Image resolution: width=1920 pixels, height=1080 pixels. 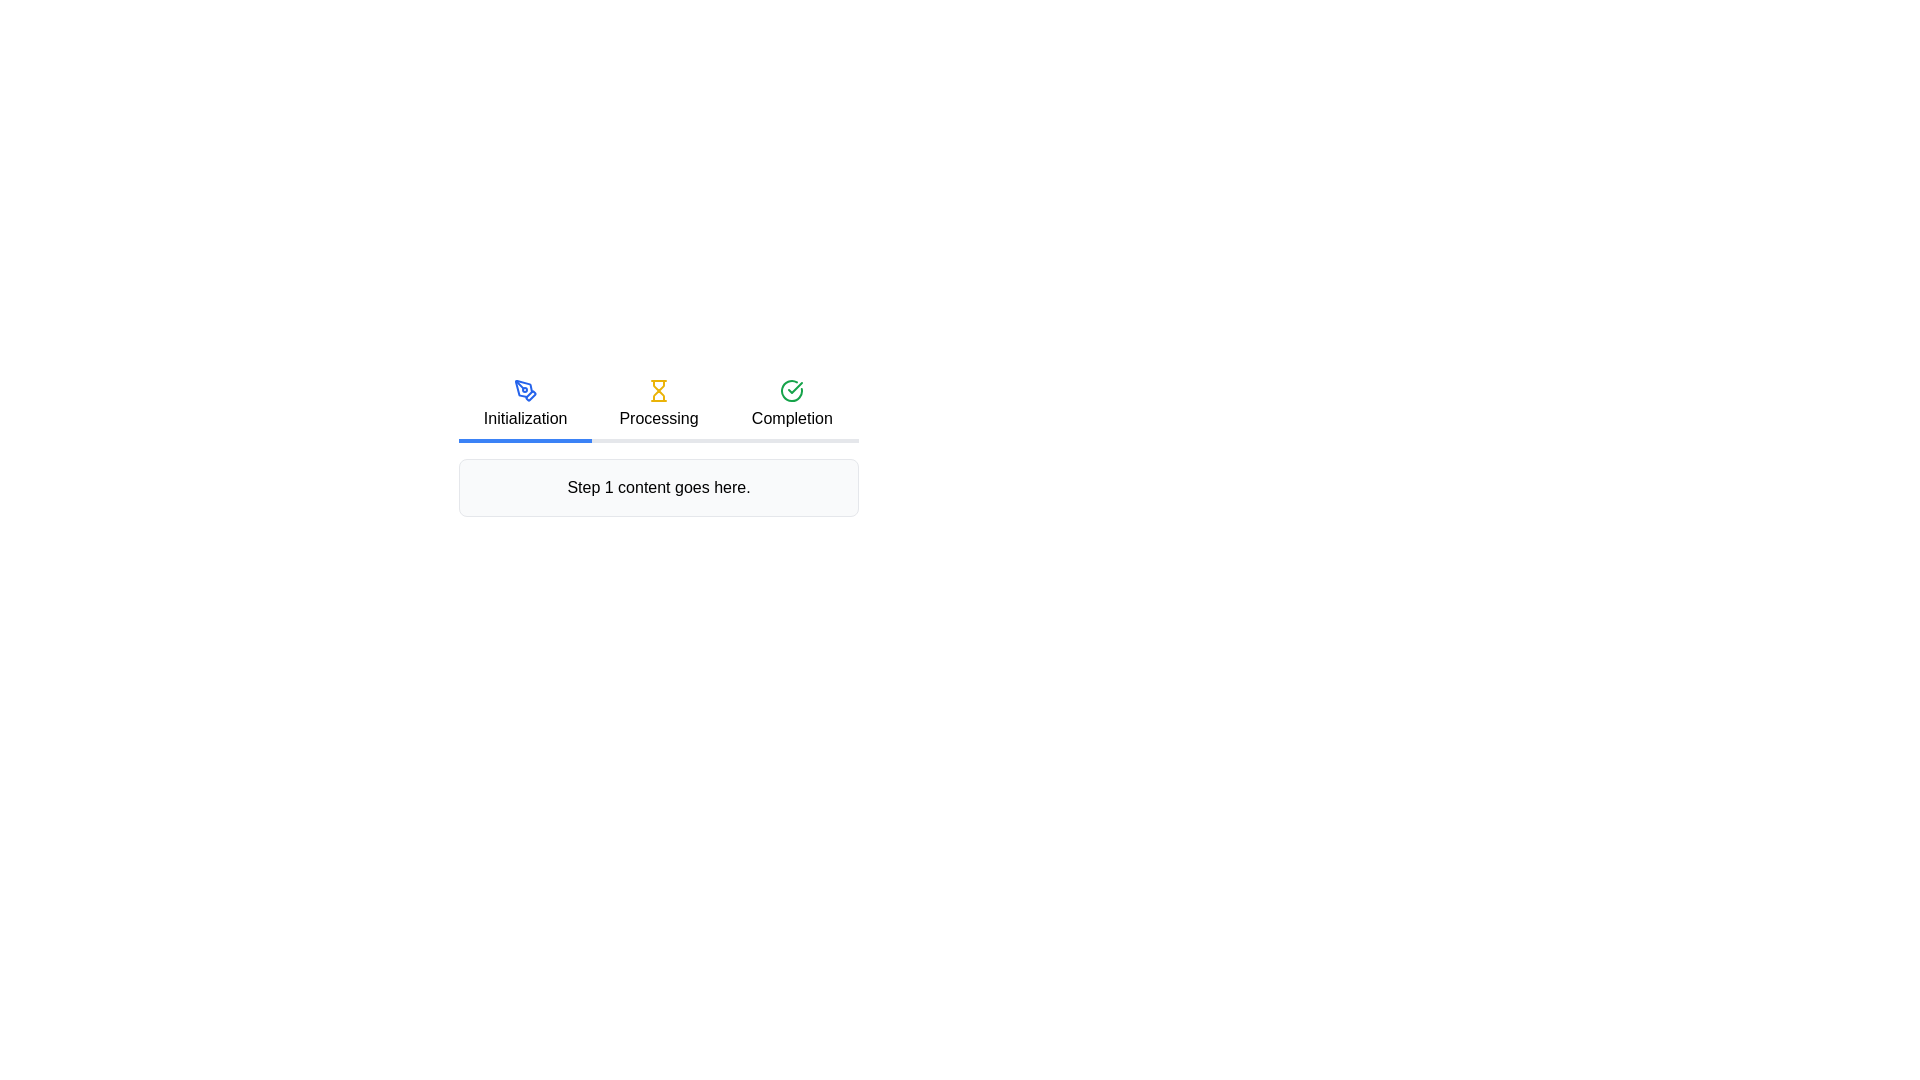 I want to click on the 'Processing' step label in the three-step progress bar, so click(x=658, y=418).